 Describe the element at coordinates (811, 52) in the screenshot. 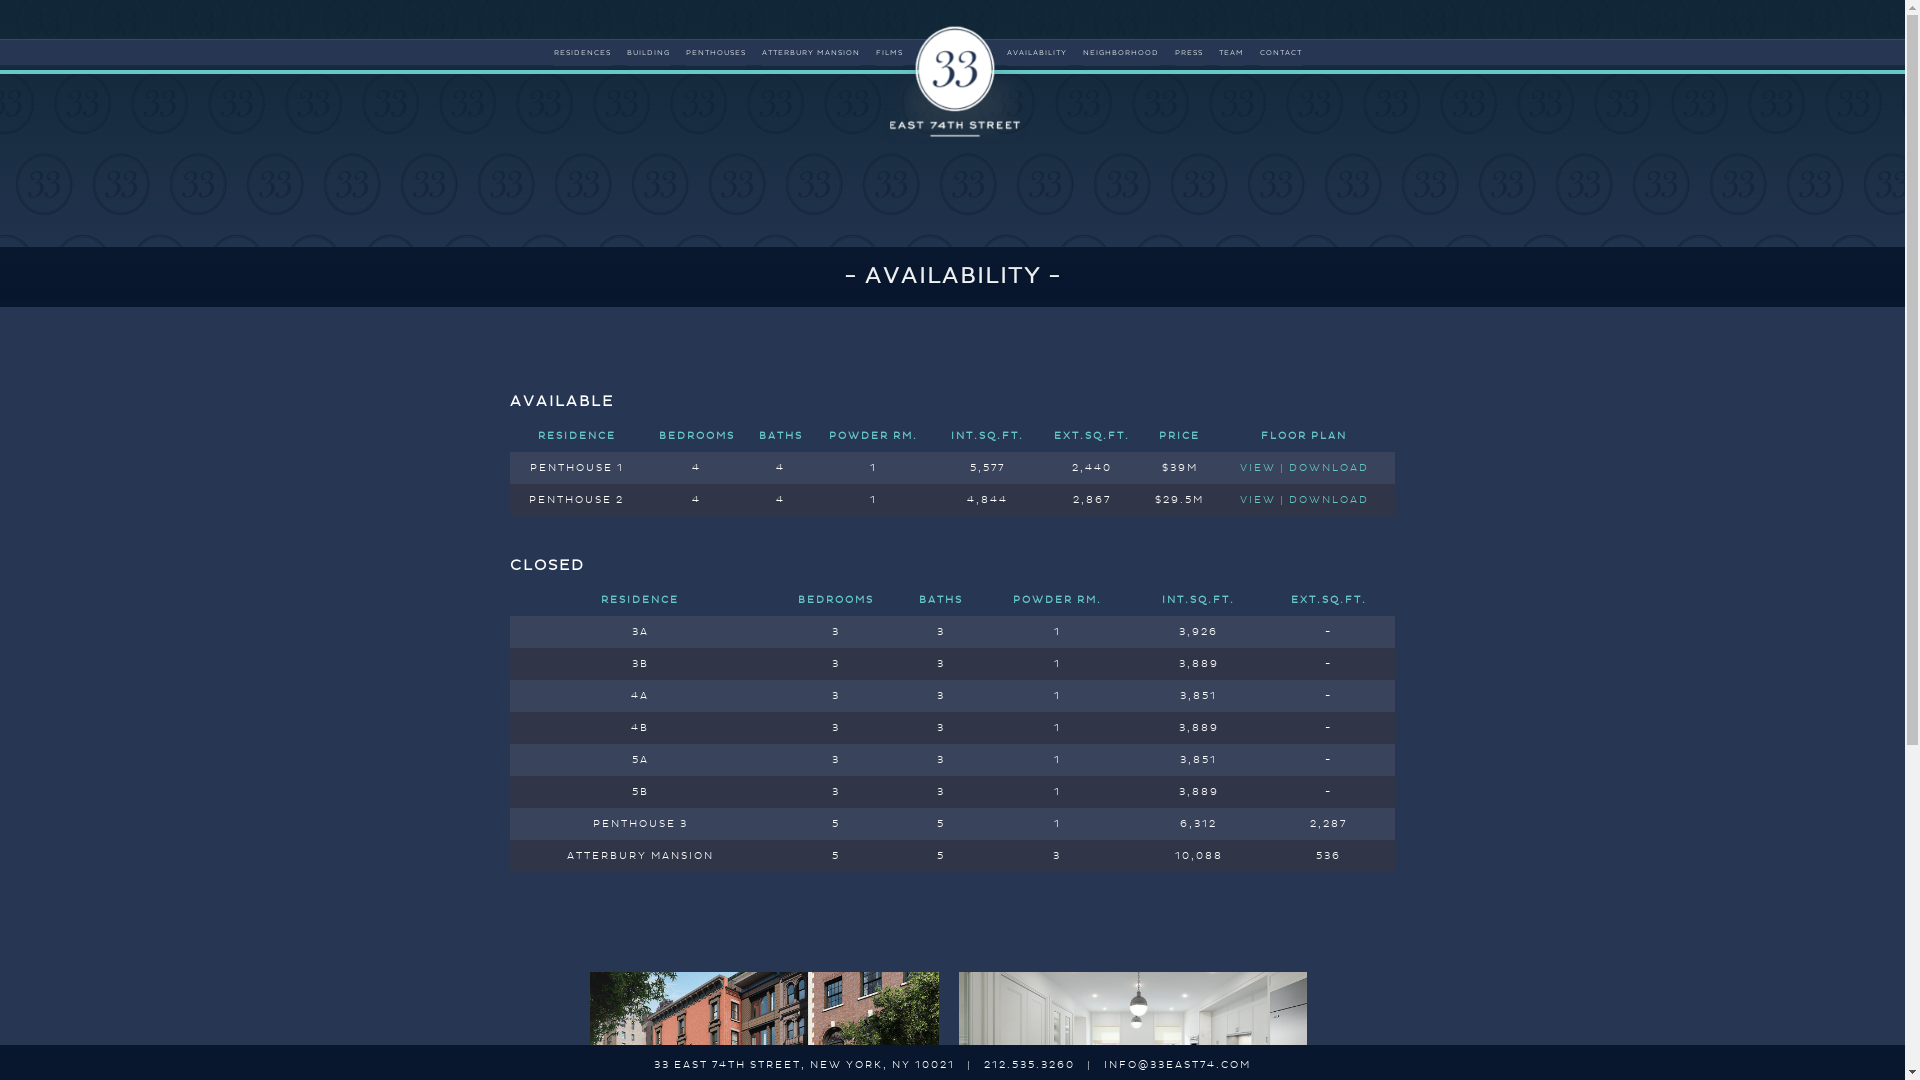

I see `'ATTERBURY MANSION'` at that location.